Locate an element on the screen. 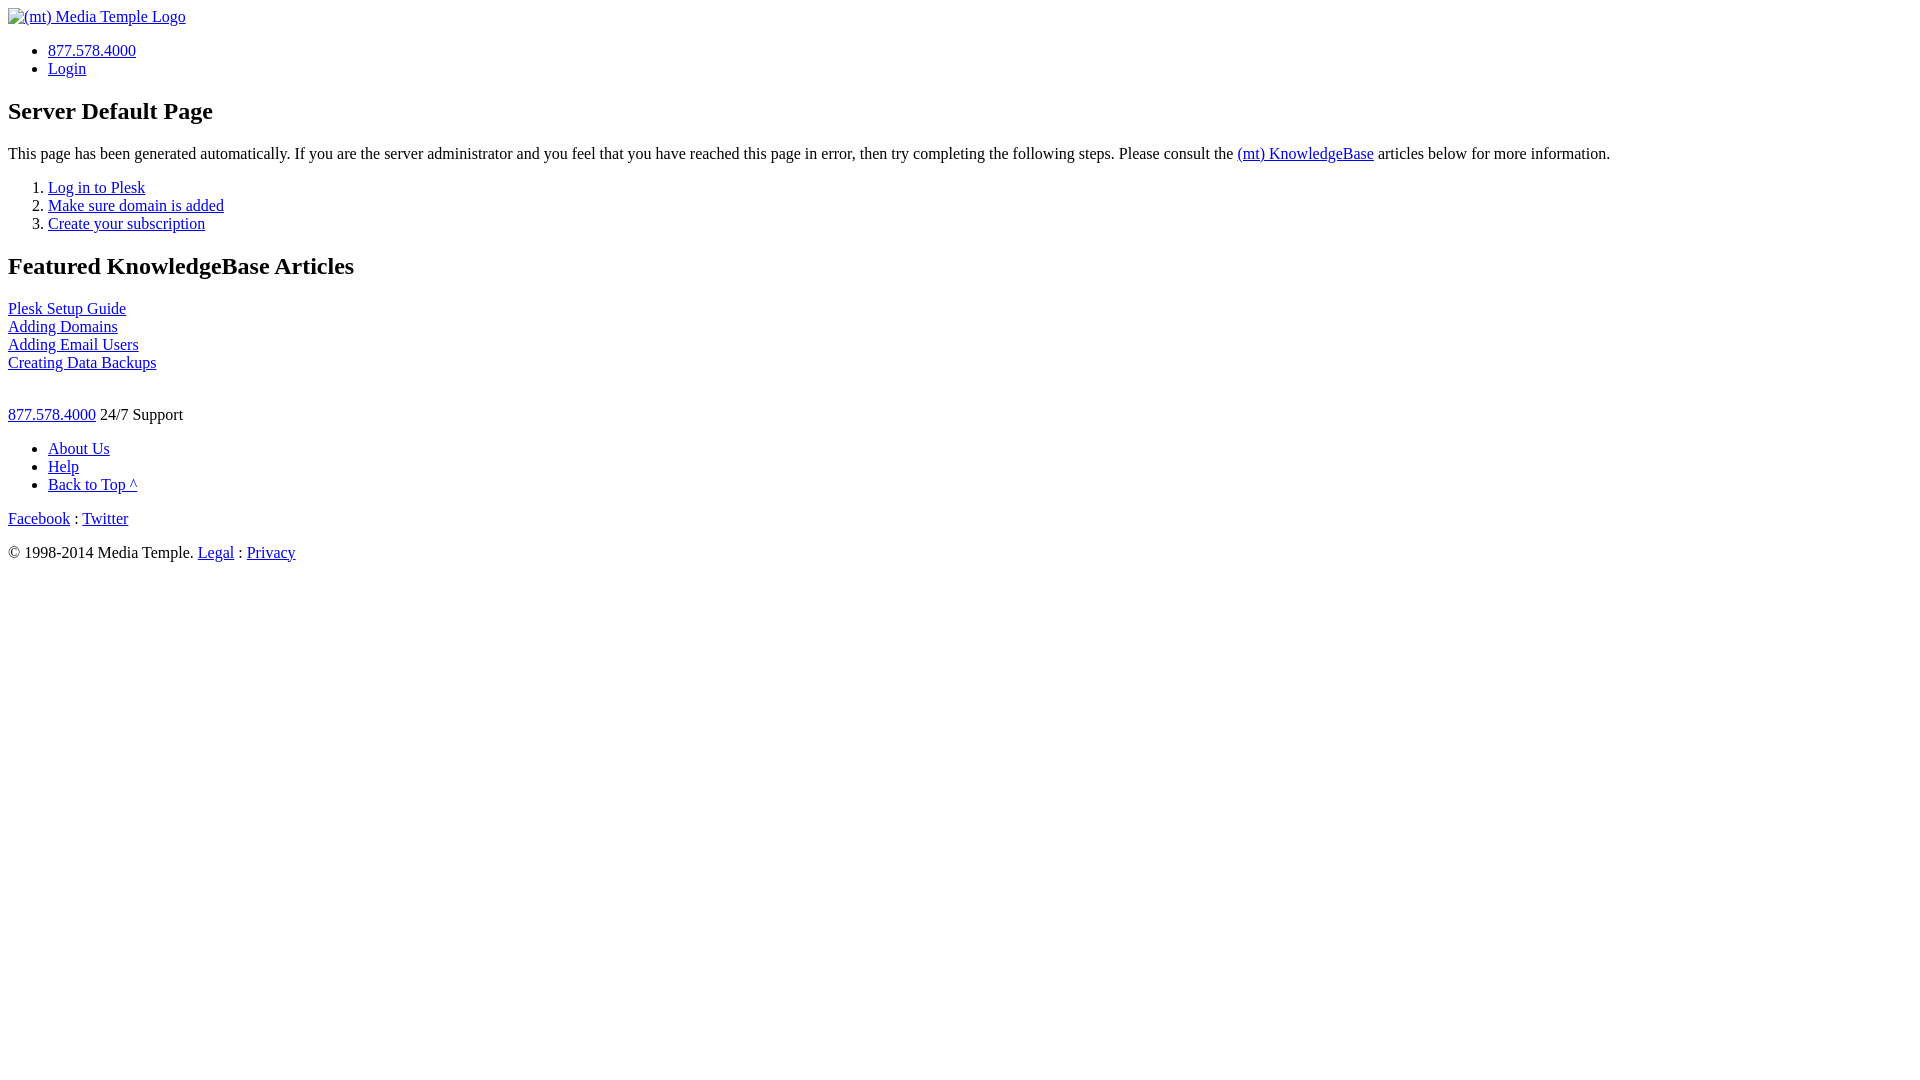  'Legal' is located at coordinates (216, 552).